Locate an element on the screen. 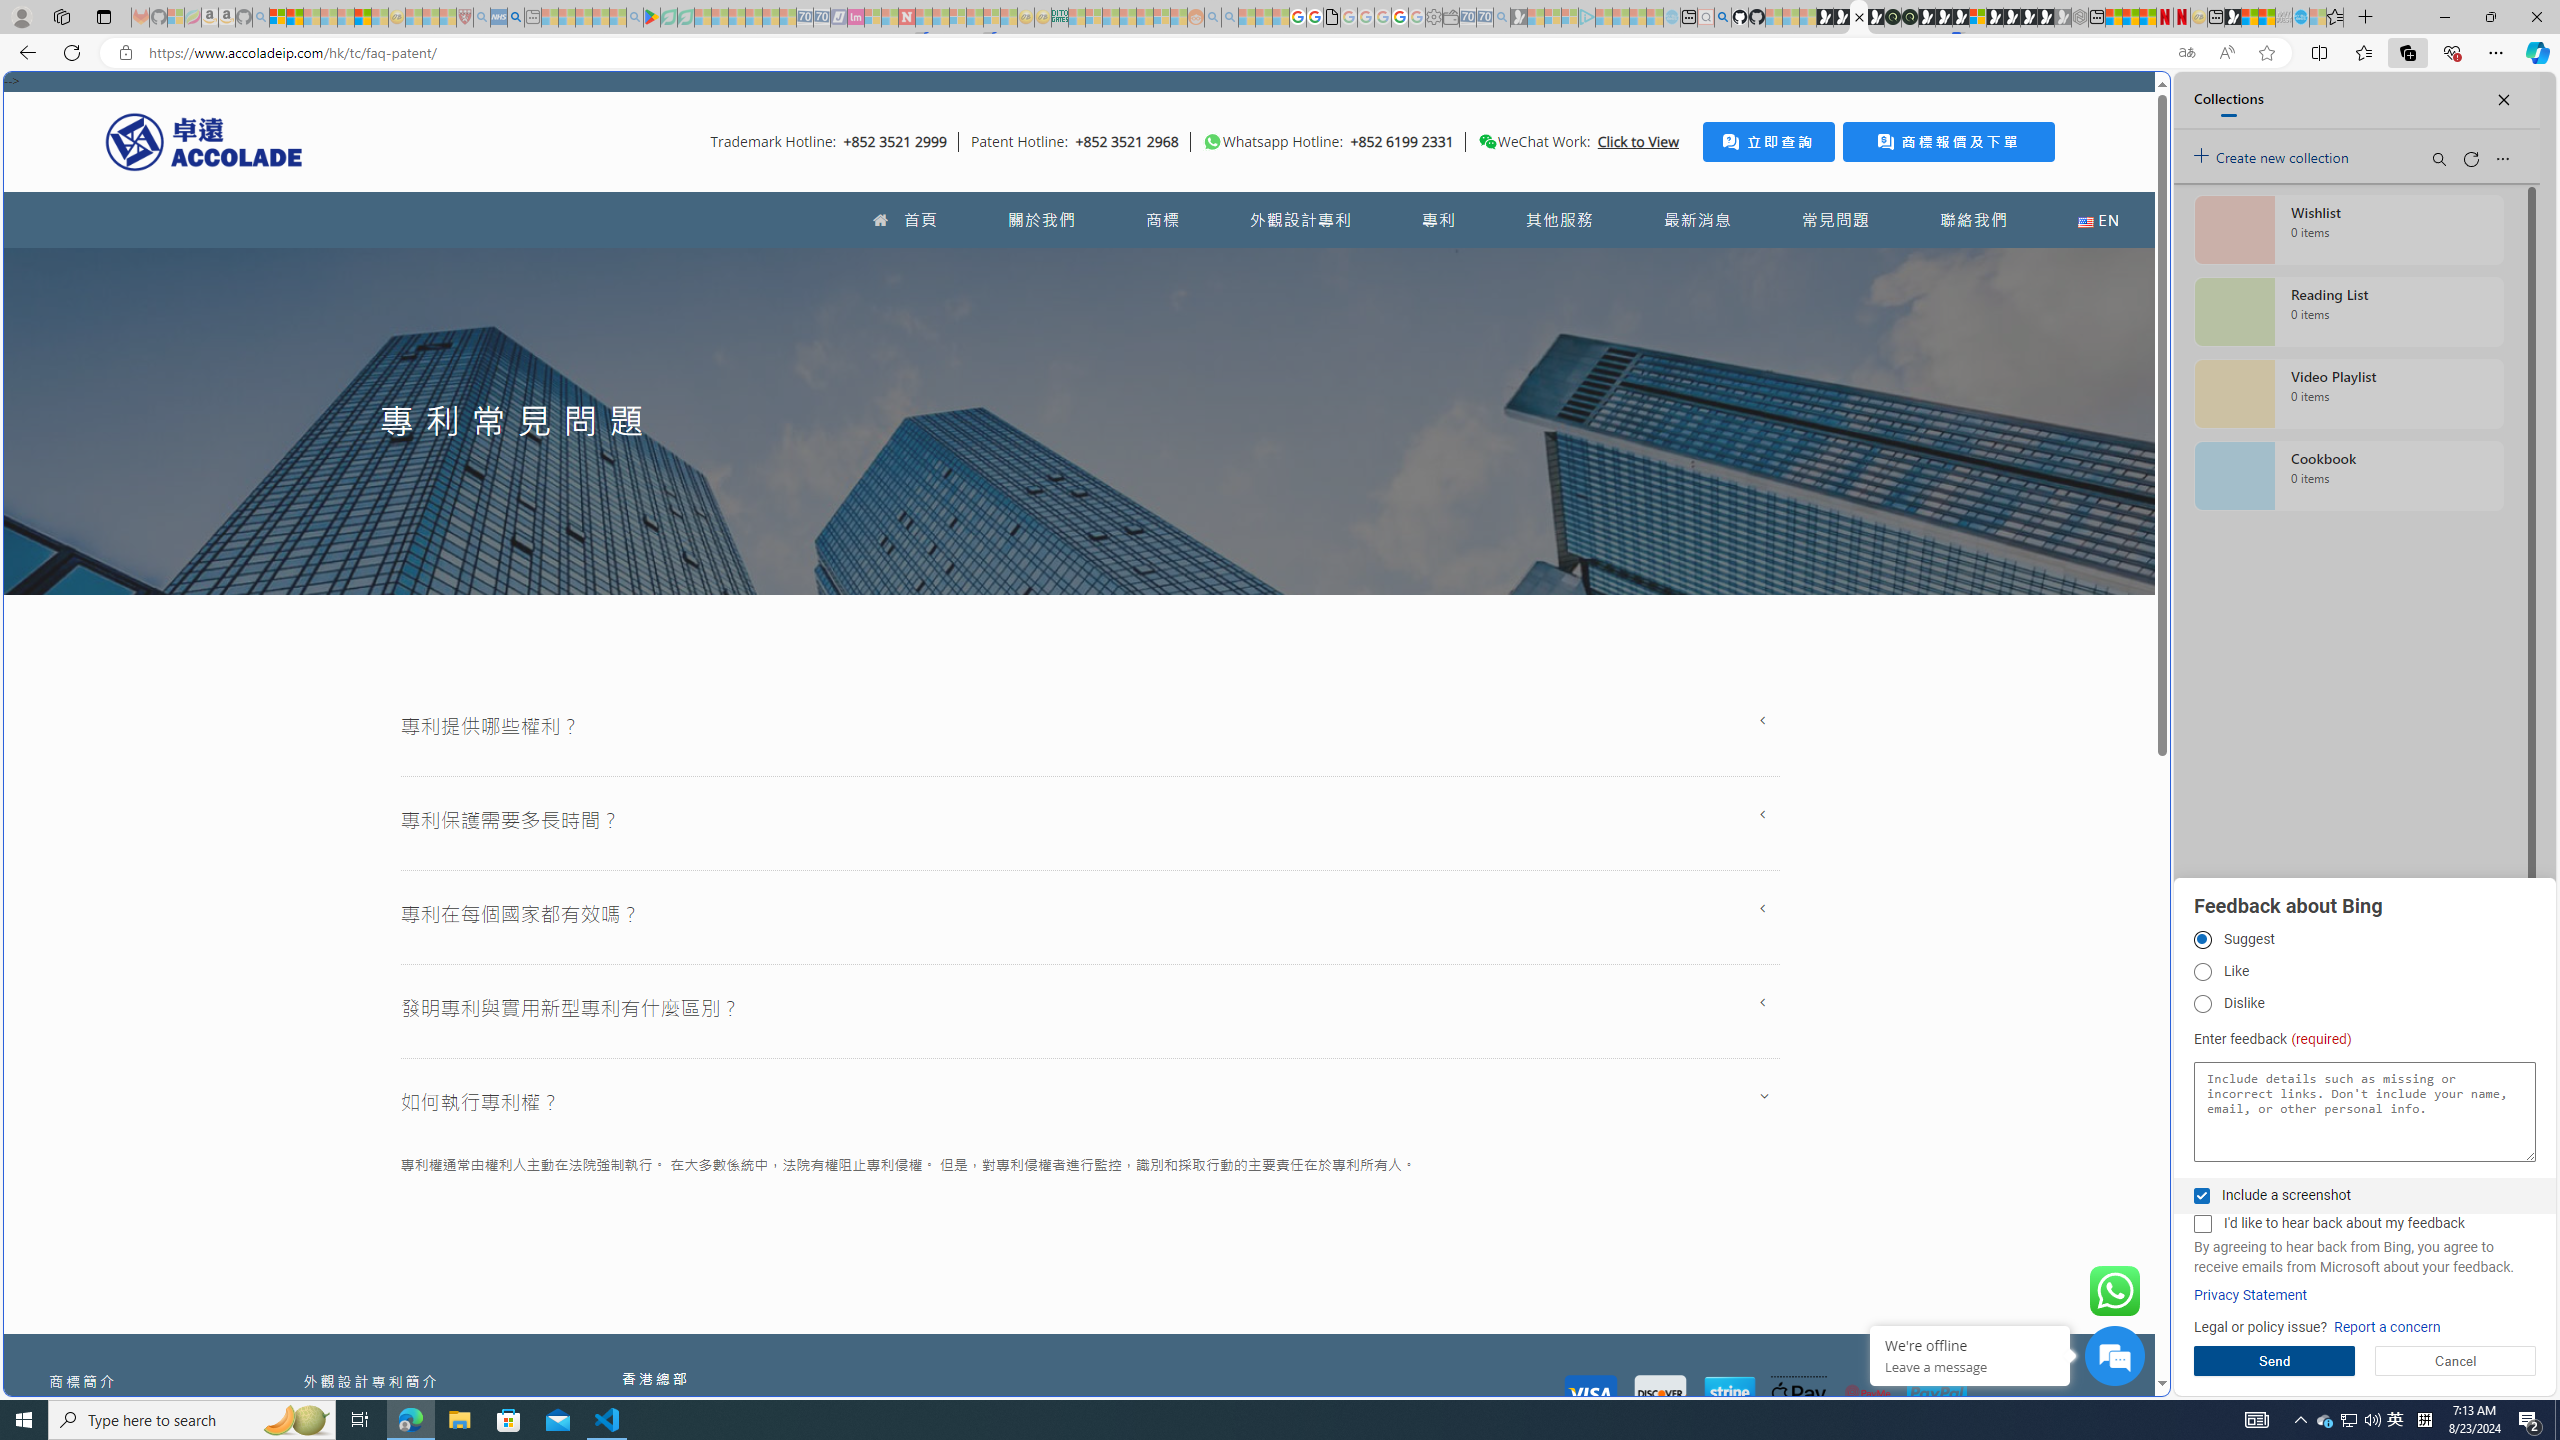 This screenshot has width=2560, height=1440. 'I' is located at coordinates (2201, 1223).